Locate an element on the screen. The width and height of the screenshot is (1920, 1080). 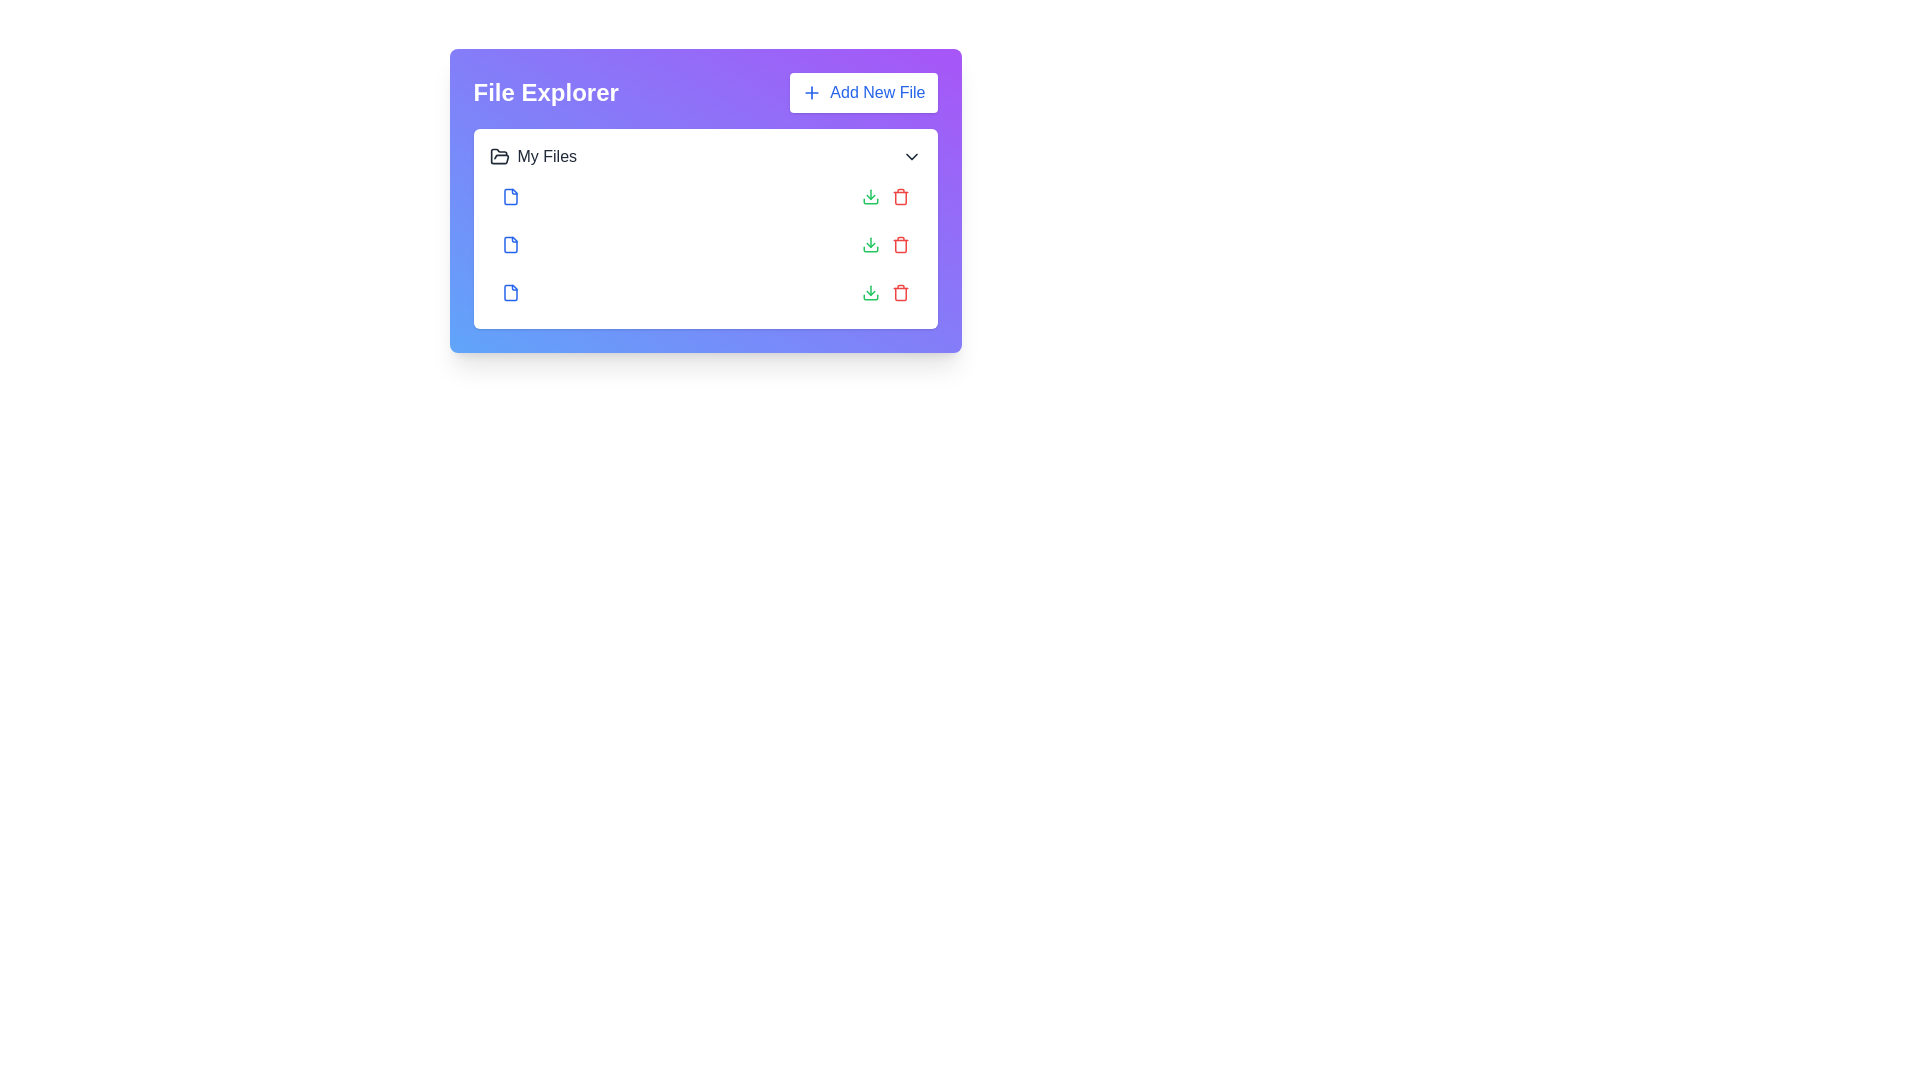
the 'My Files' labeled interactive folder, which features an open folder icon and is the first item in the vertical list within the file explorer interface is located at coordinates (533, 156).